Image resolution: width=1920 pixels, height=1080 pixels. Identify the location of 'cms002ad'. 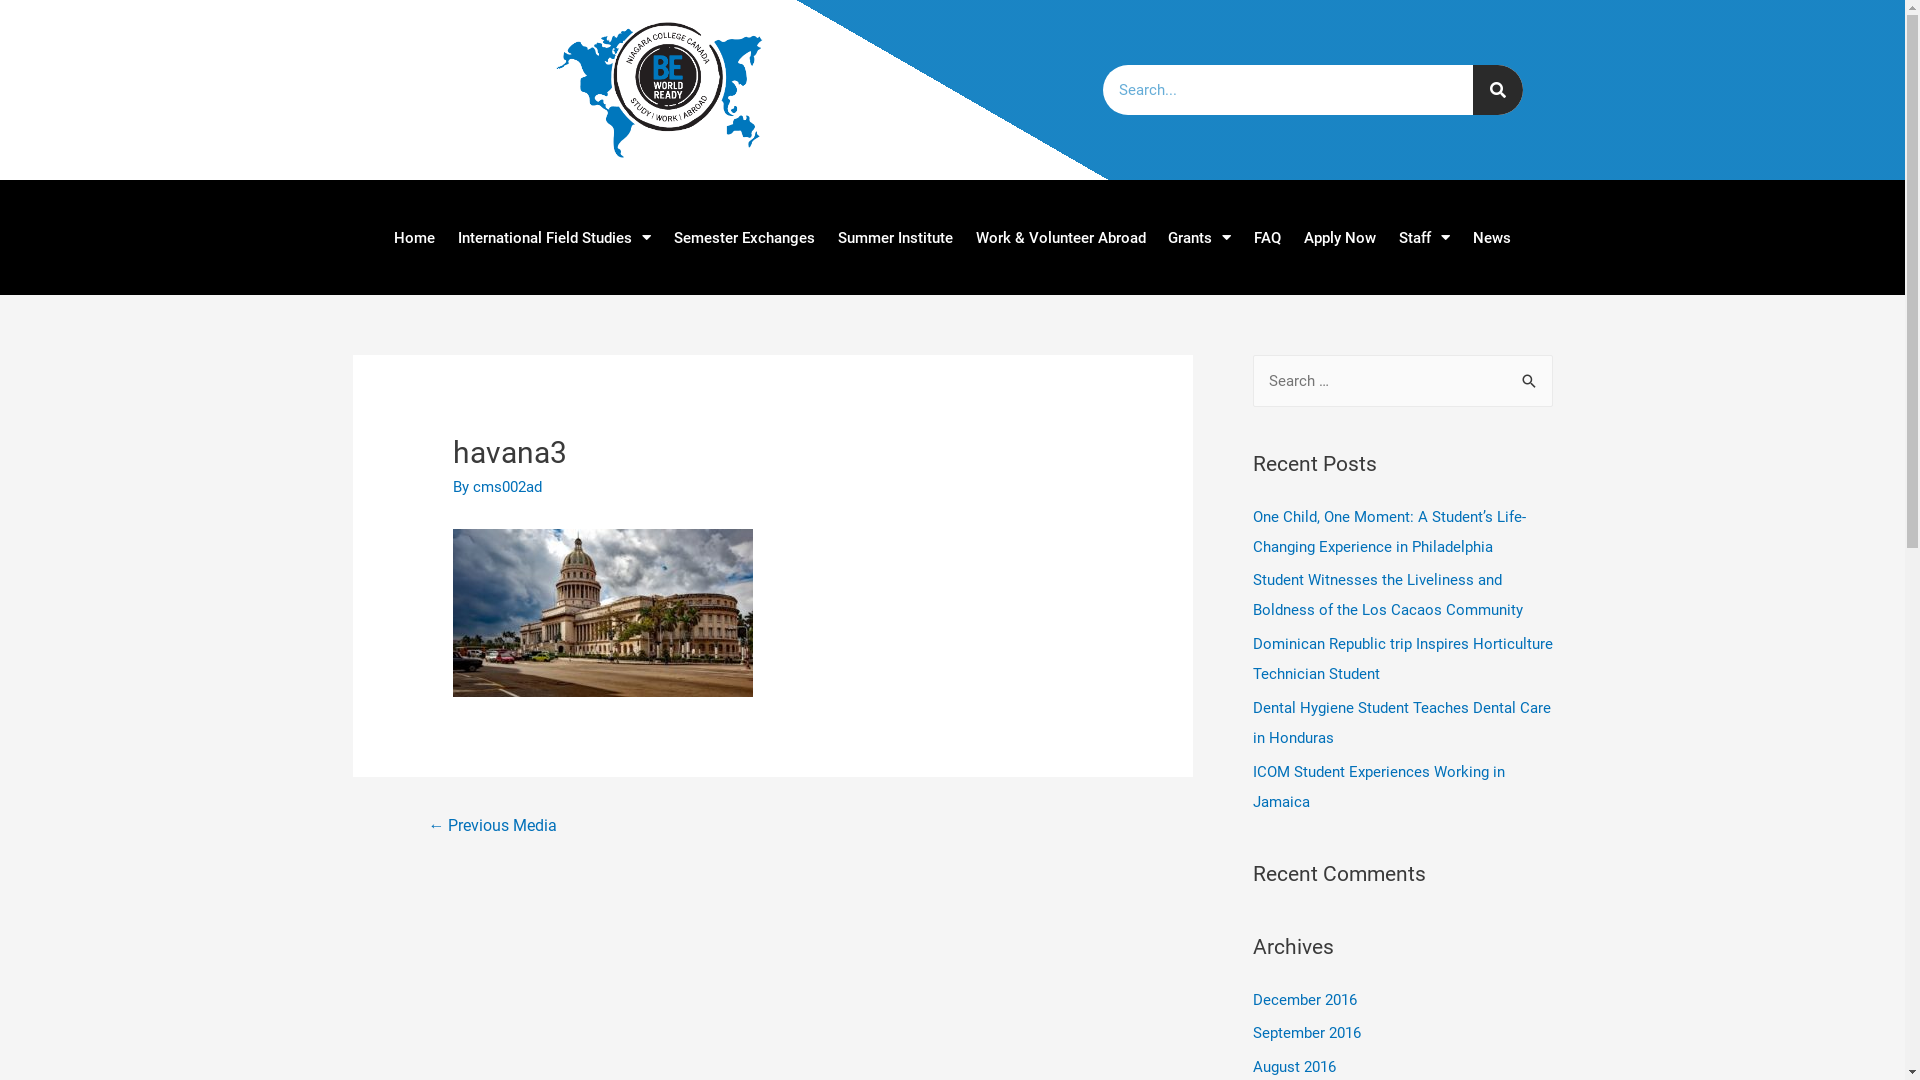
(507, 486).